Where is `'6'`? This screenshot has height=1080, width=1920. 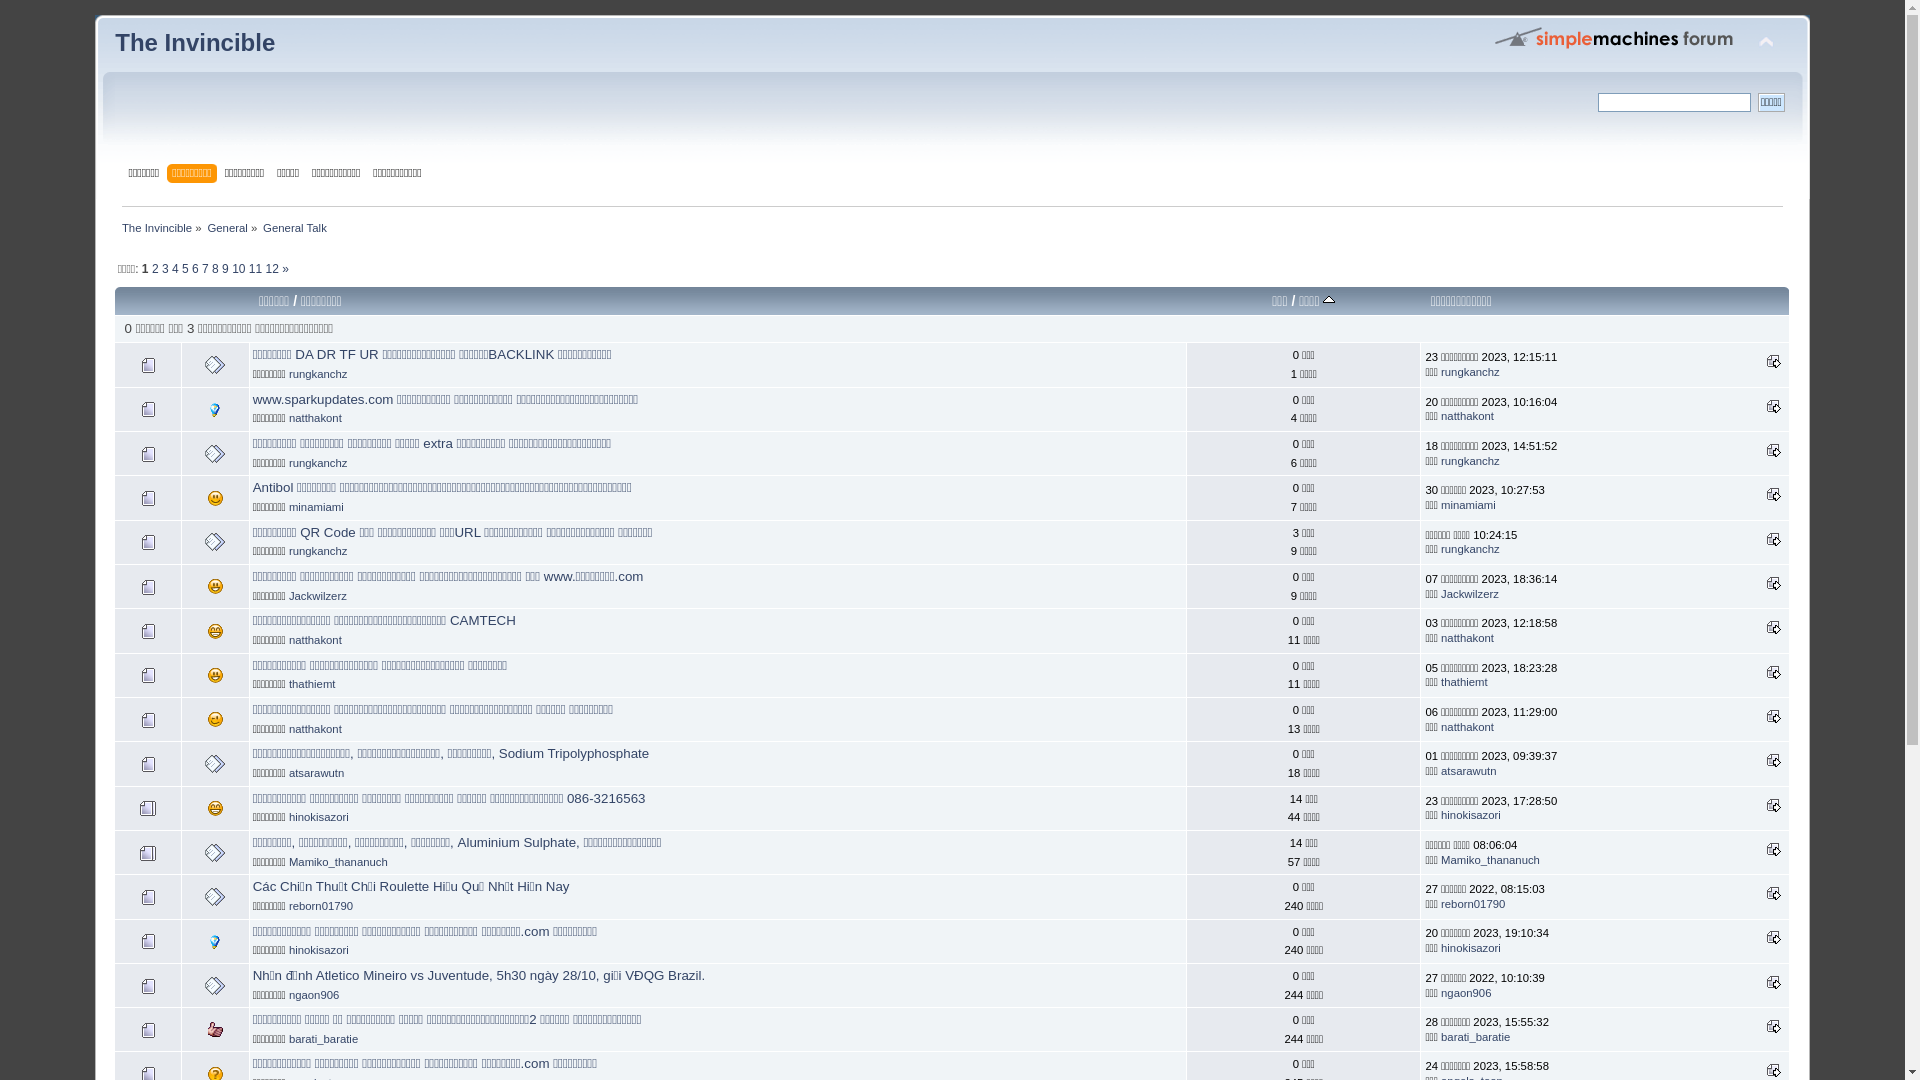 '6' is located at coordinates (195, 268).